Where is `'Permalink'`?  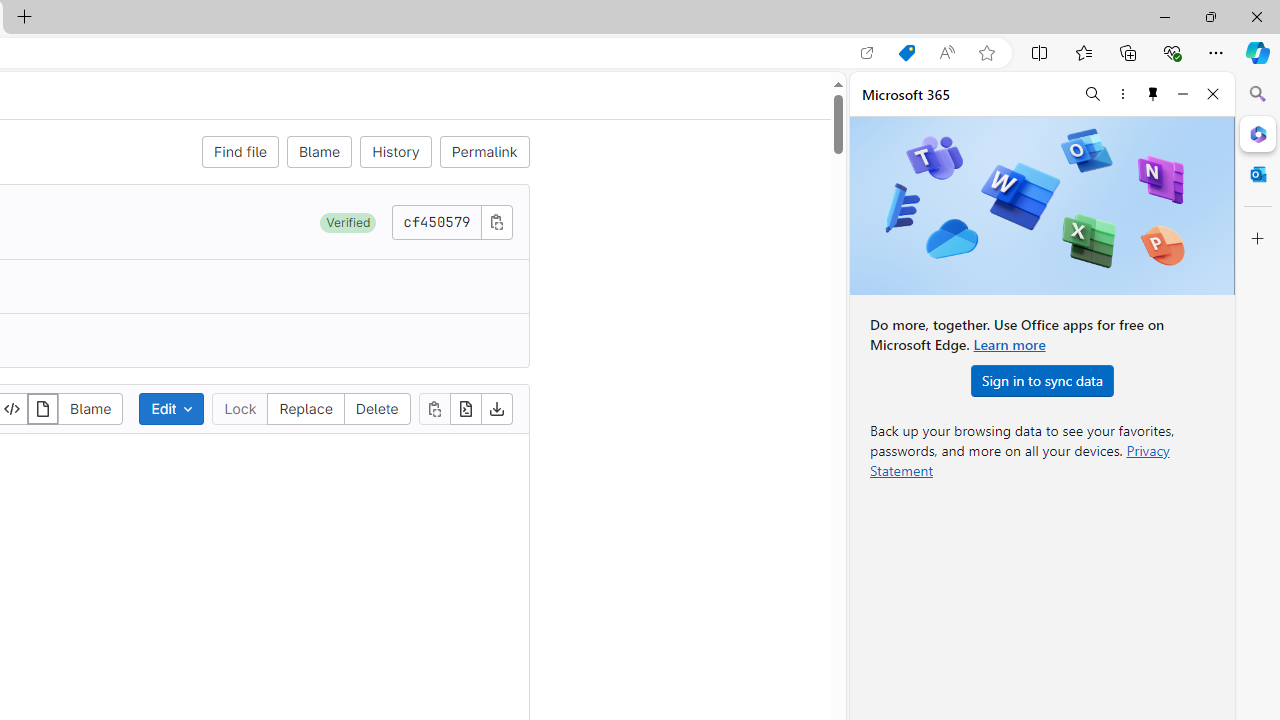
'Permalink' is located at coordinates (484, 150).